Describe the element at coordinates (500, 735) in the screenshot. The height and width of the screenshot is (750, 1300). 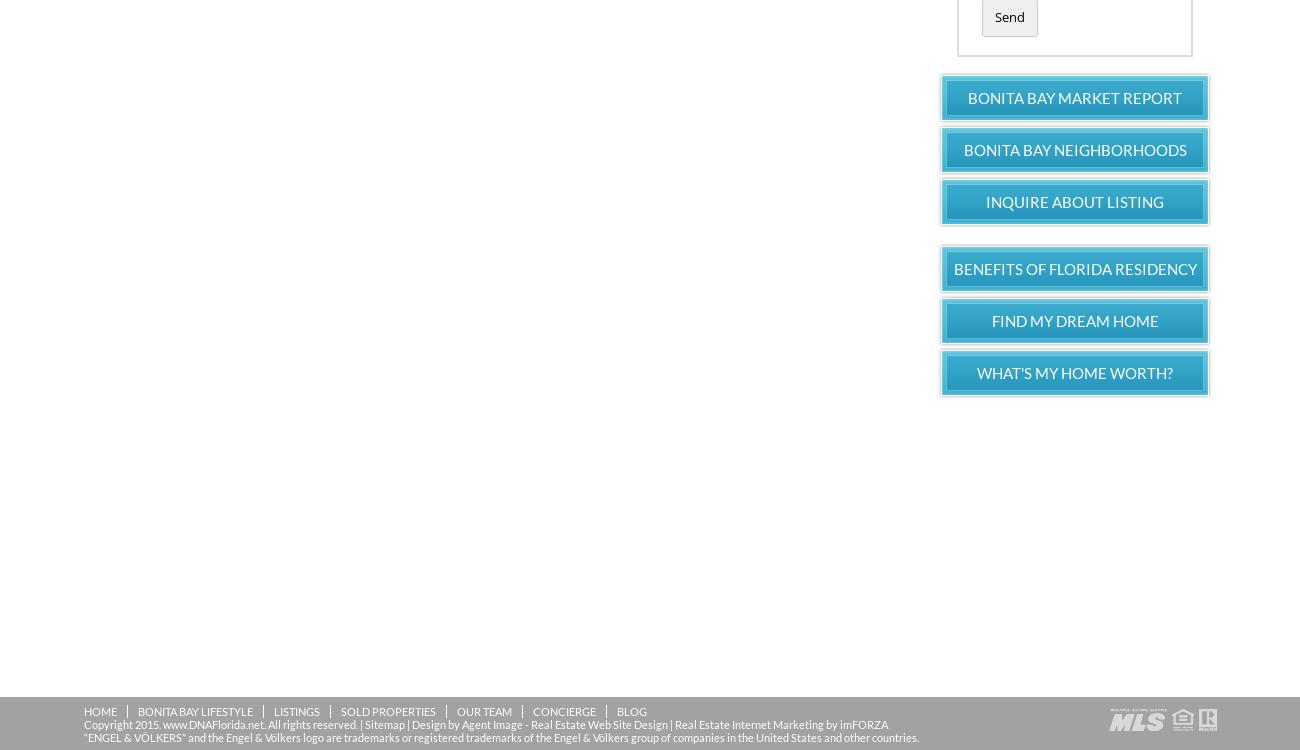
I see `'“ENGEL & VÖLKERS” and the Engel & Völkers logo are trademarks or registered trademarks of the Engel & Völkers group of companies in the United States and other countries.'` at that location.